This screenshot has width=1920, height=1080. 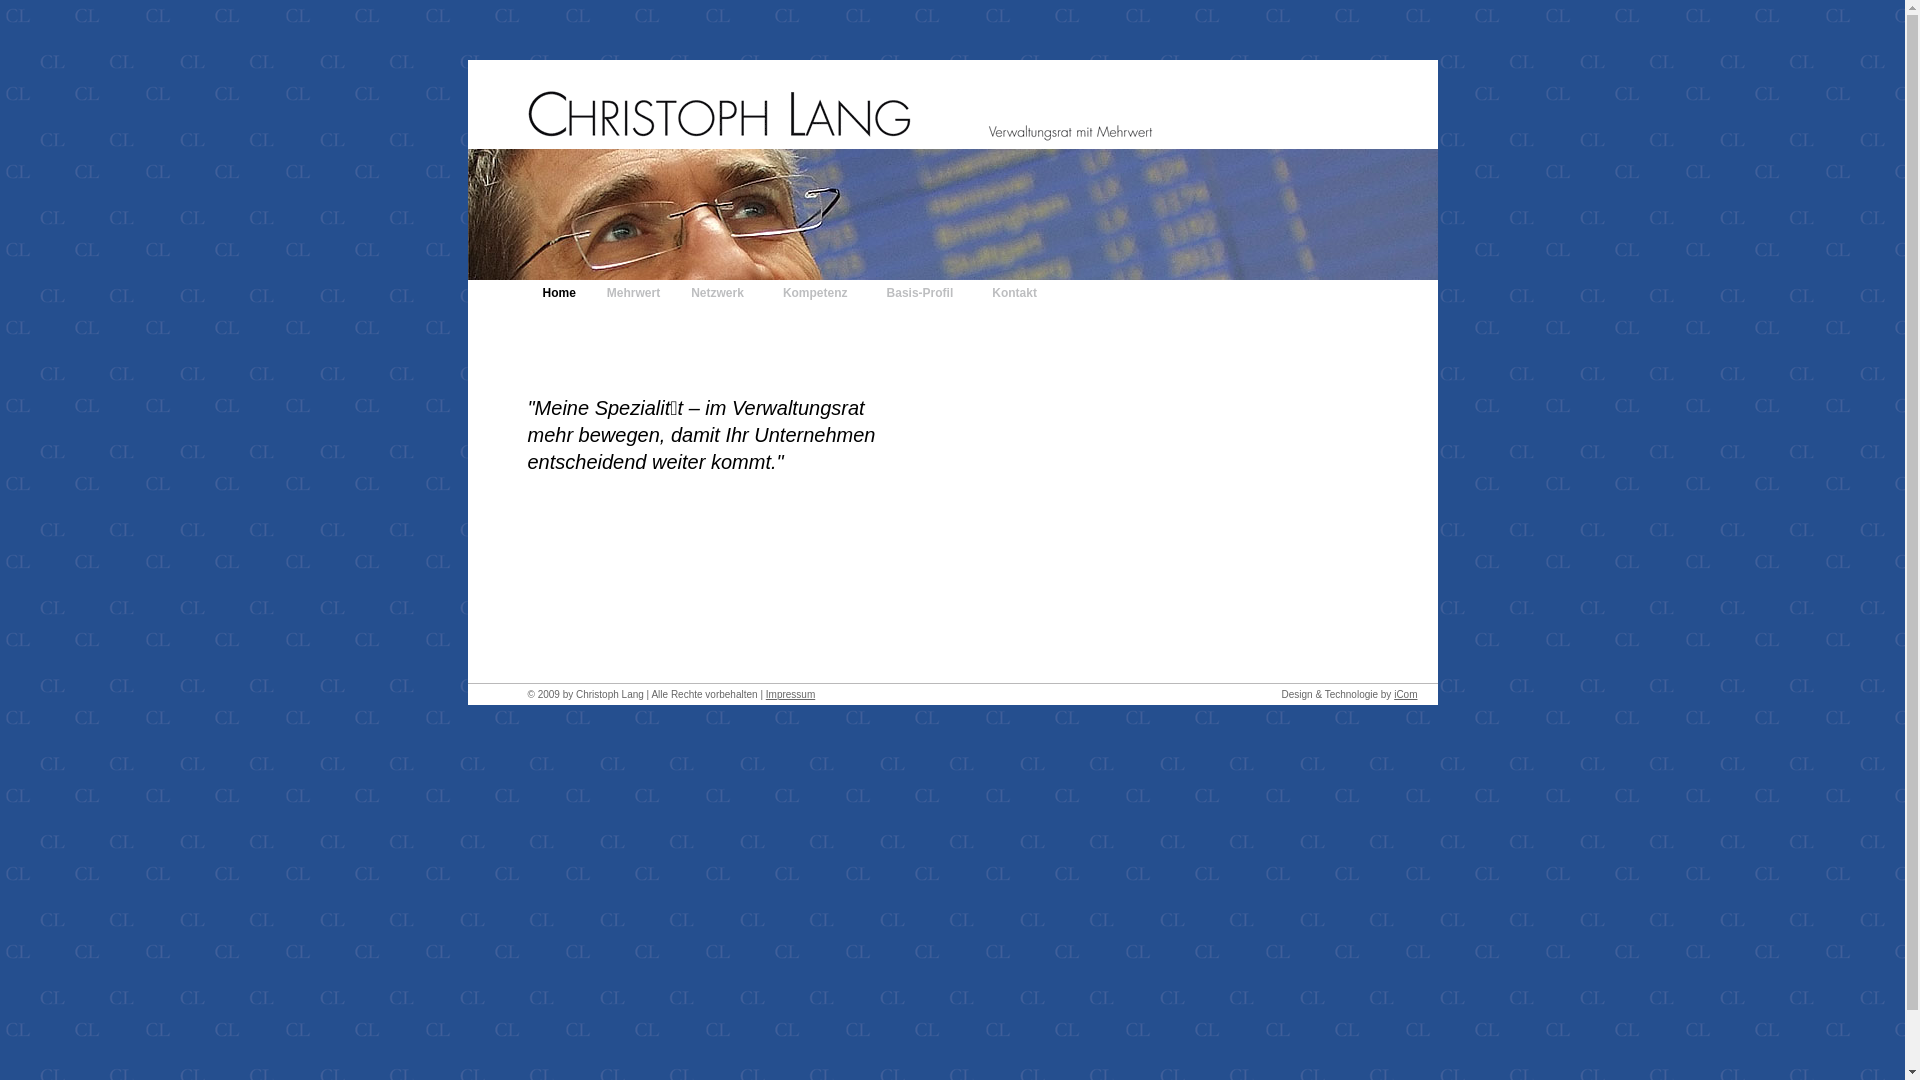 I want to click on 'Basis-Profil', so click(x=924, y=293).